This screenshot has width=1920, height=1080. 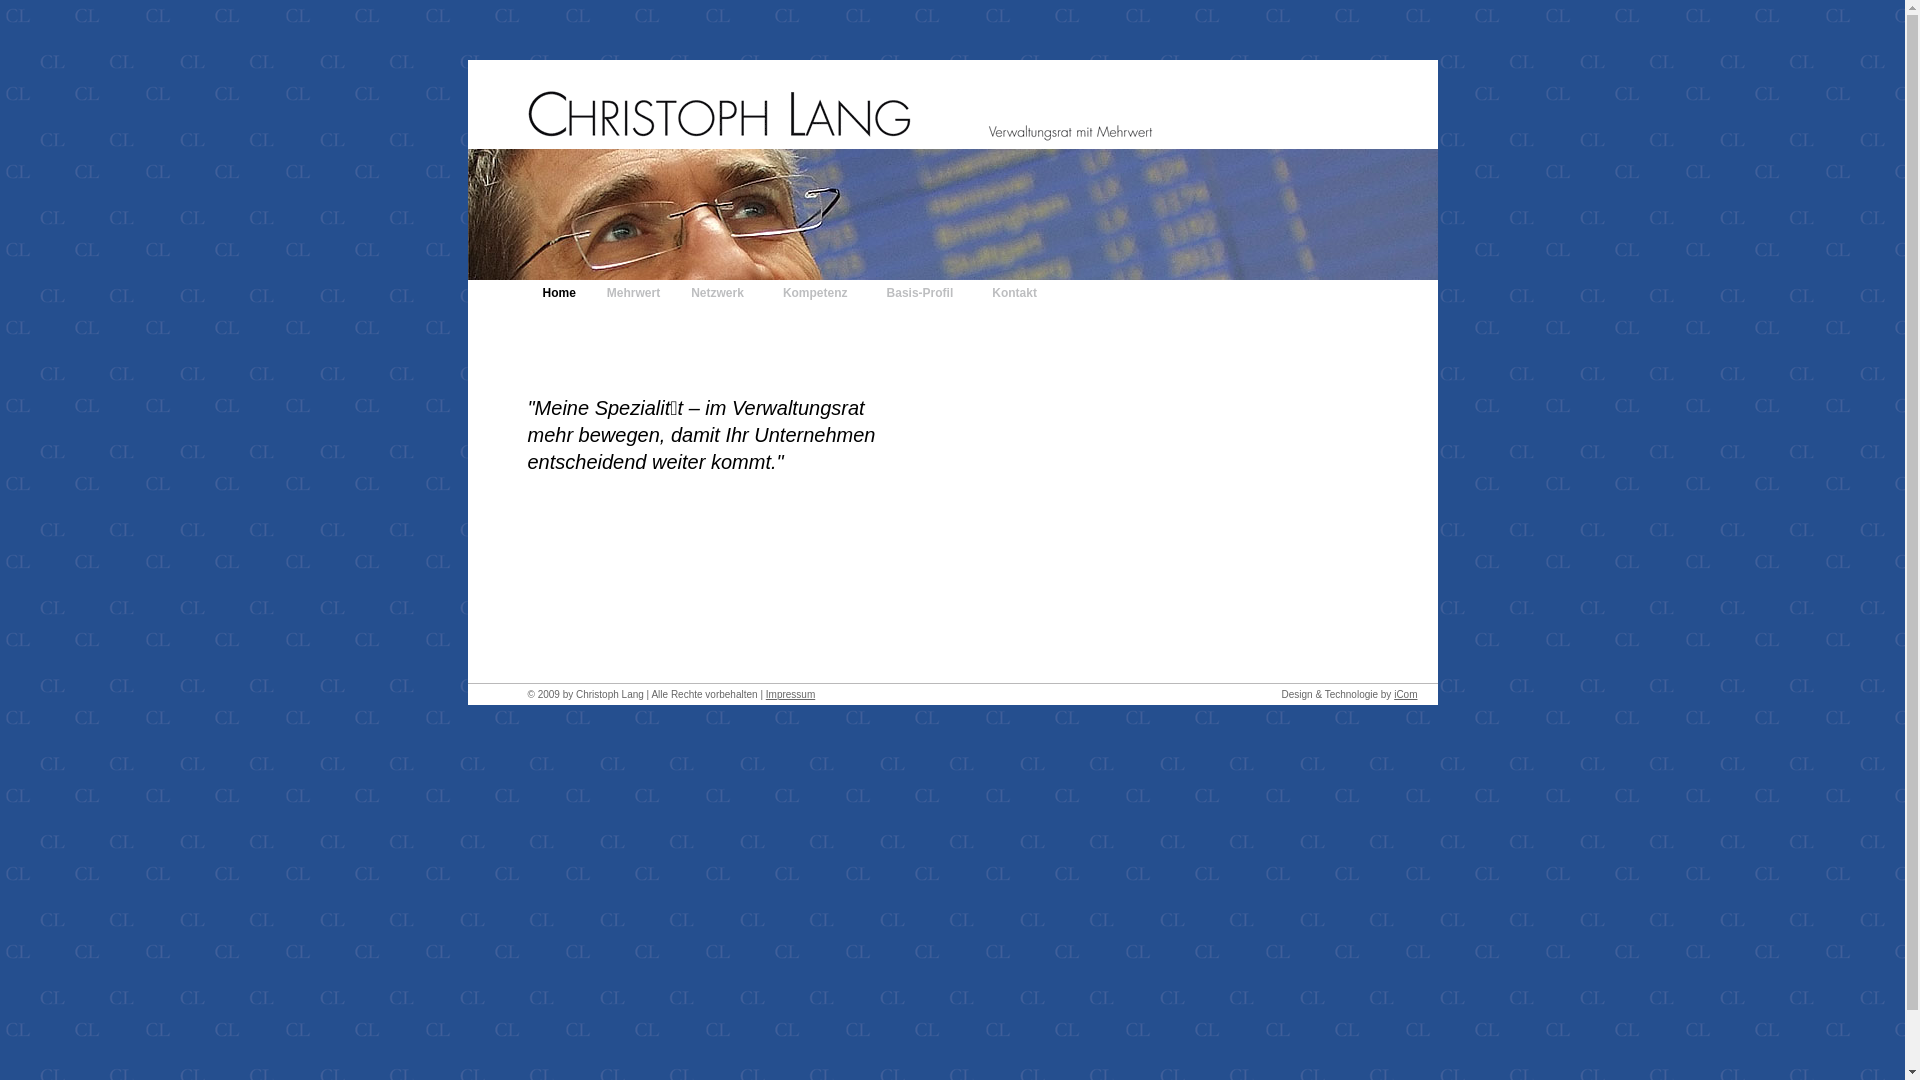 I want to click on 'Basis-Profil', so click(x=924, y=293).